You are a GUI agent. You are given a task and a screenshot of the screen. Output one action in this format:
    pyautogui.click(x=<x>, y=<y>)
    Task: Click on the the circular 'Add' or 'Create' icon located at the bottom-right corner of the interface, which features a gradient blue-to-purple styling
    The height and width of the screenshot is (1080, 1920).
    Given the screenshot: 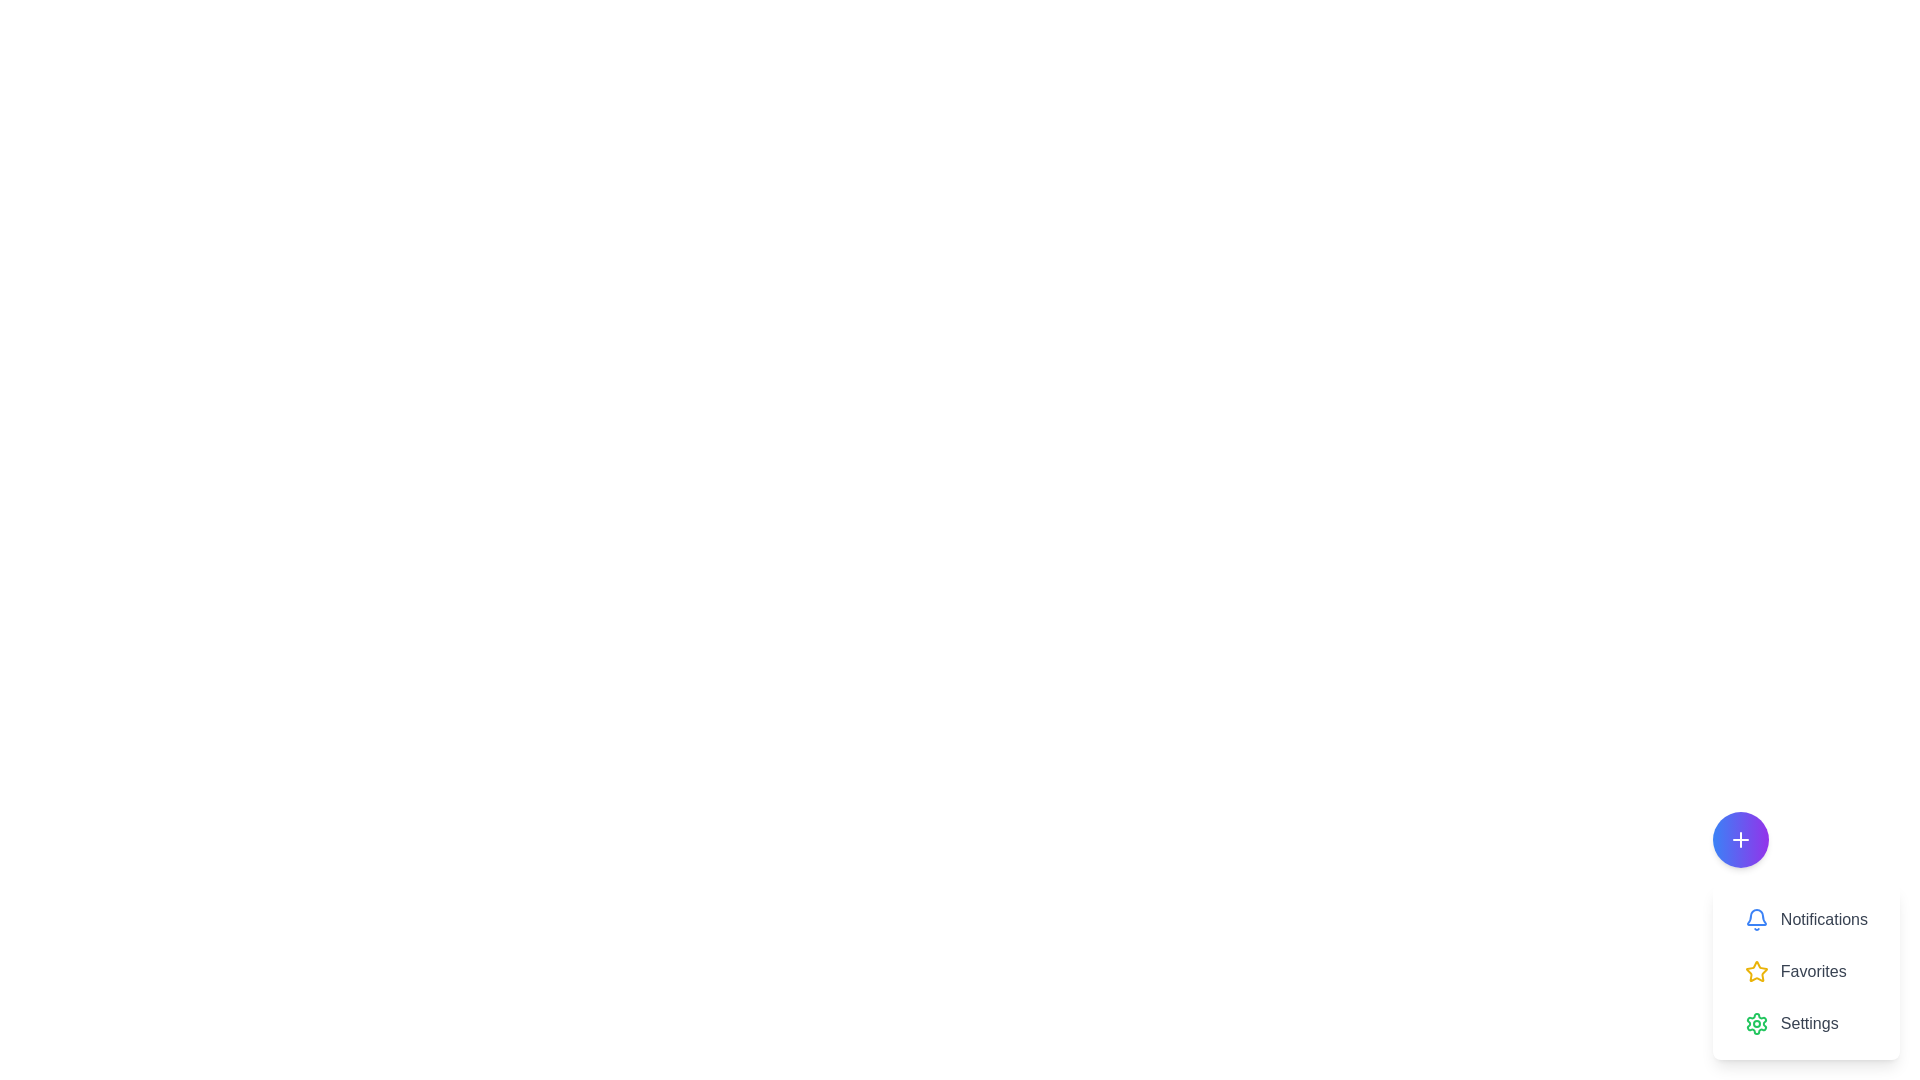 What is the action you would take?
    pyautogui.click(x=1739, y=840)
    